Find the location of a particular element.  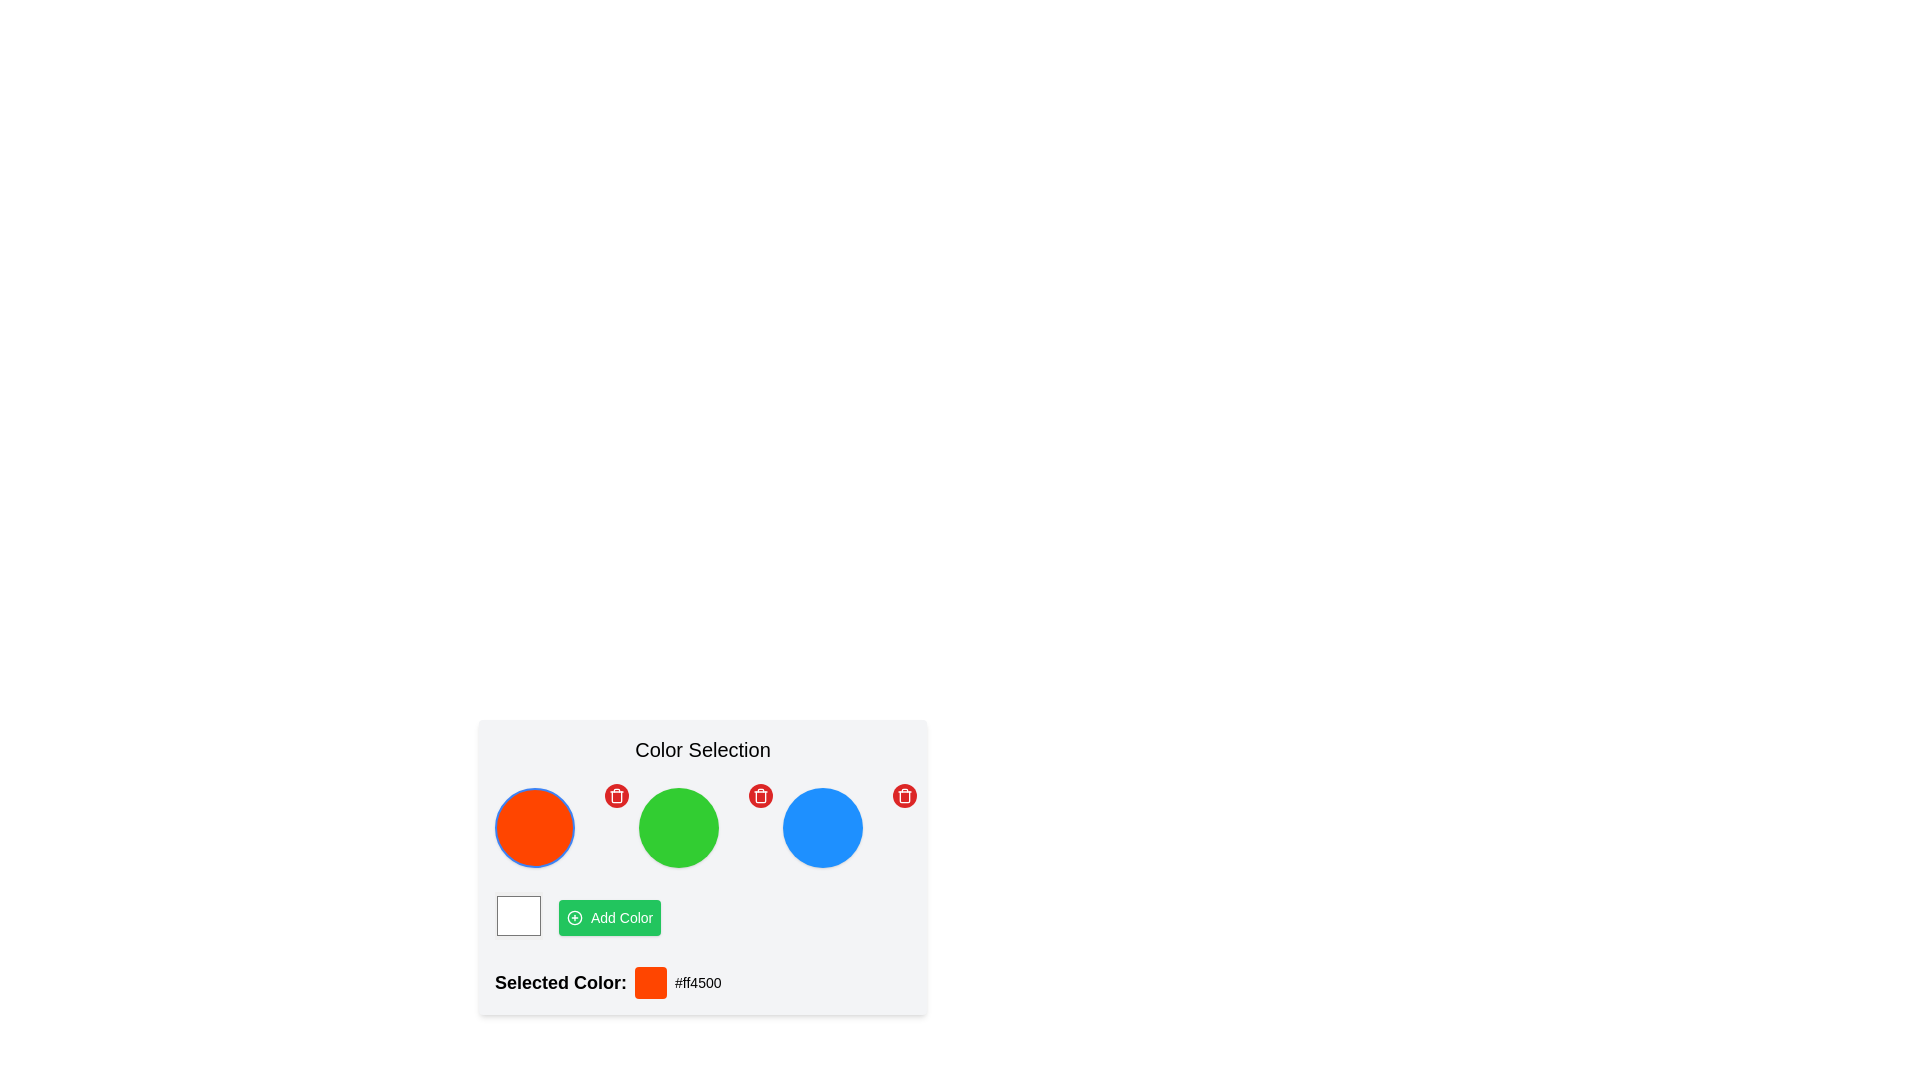

the delete button located in the top-right corner of the blue circular color selector is located at coordinates (904, 794).